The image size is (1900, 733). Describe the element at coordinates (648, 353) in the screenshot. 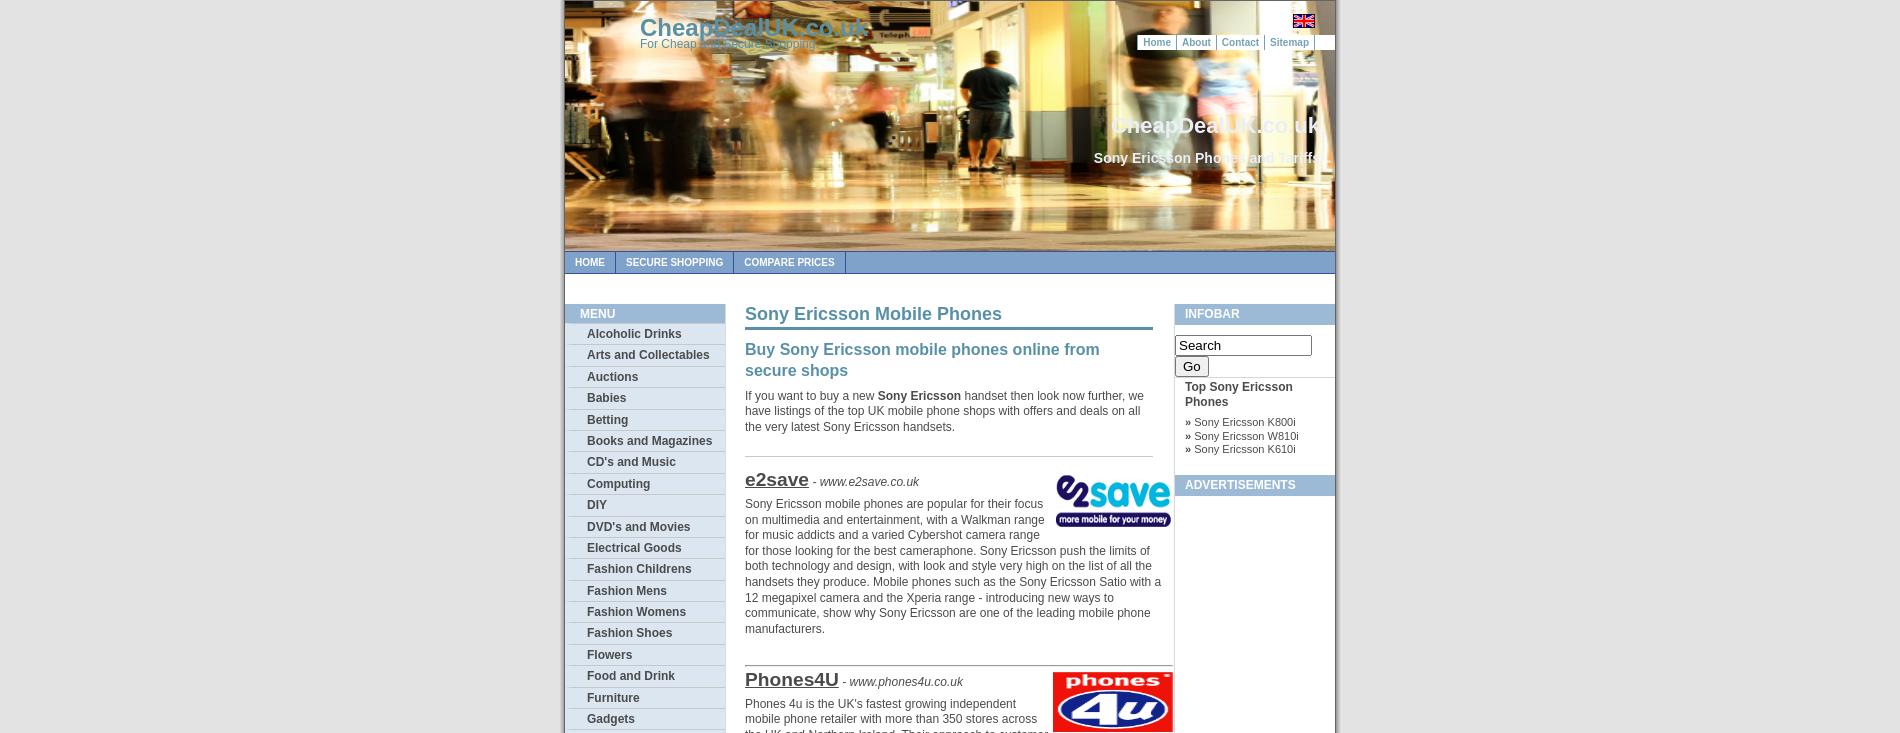

I see `'Arts and Collectables'` at that location.